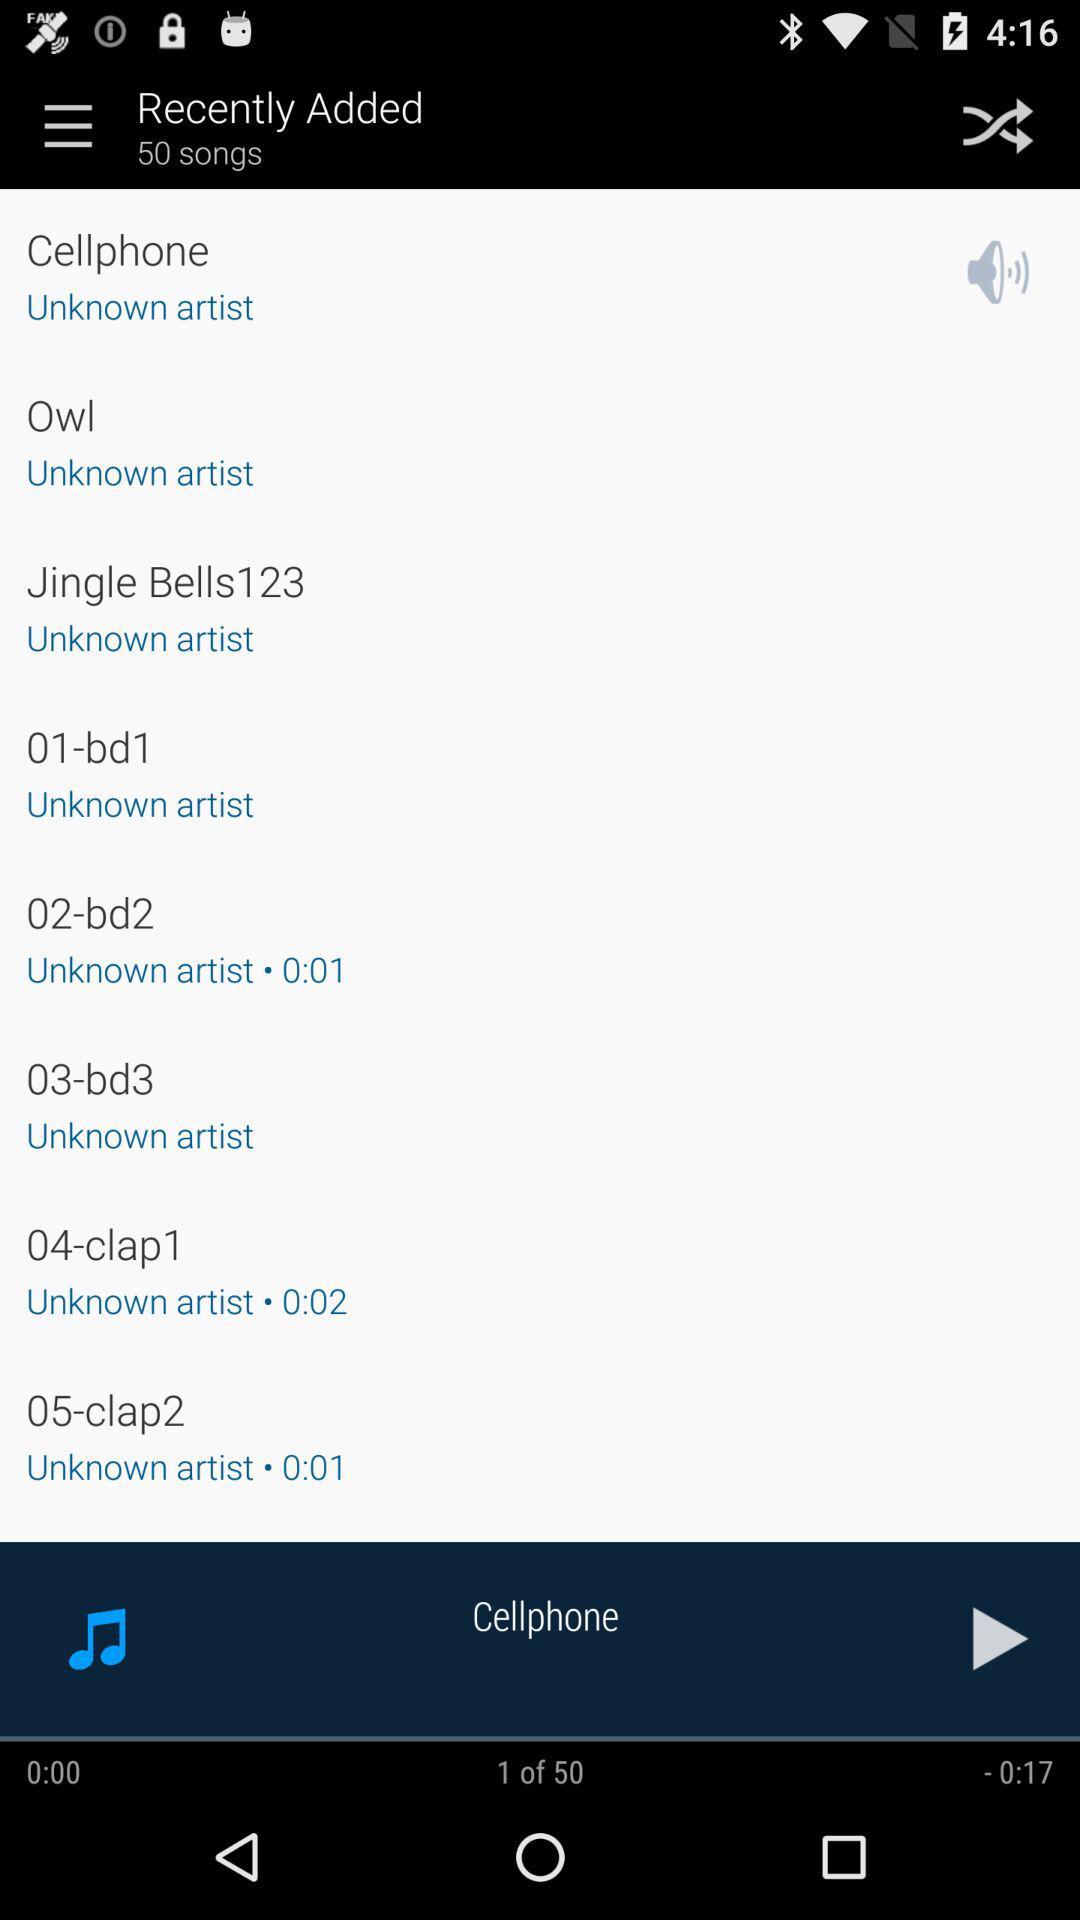 Image resolution: width=1080 pixels, height=1920 pixels. I want to click on the item next to the cellphone icon, so click(1001, 1638).